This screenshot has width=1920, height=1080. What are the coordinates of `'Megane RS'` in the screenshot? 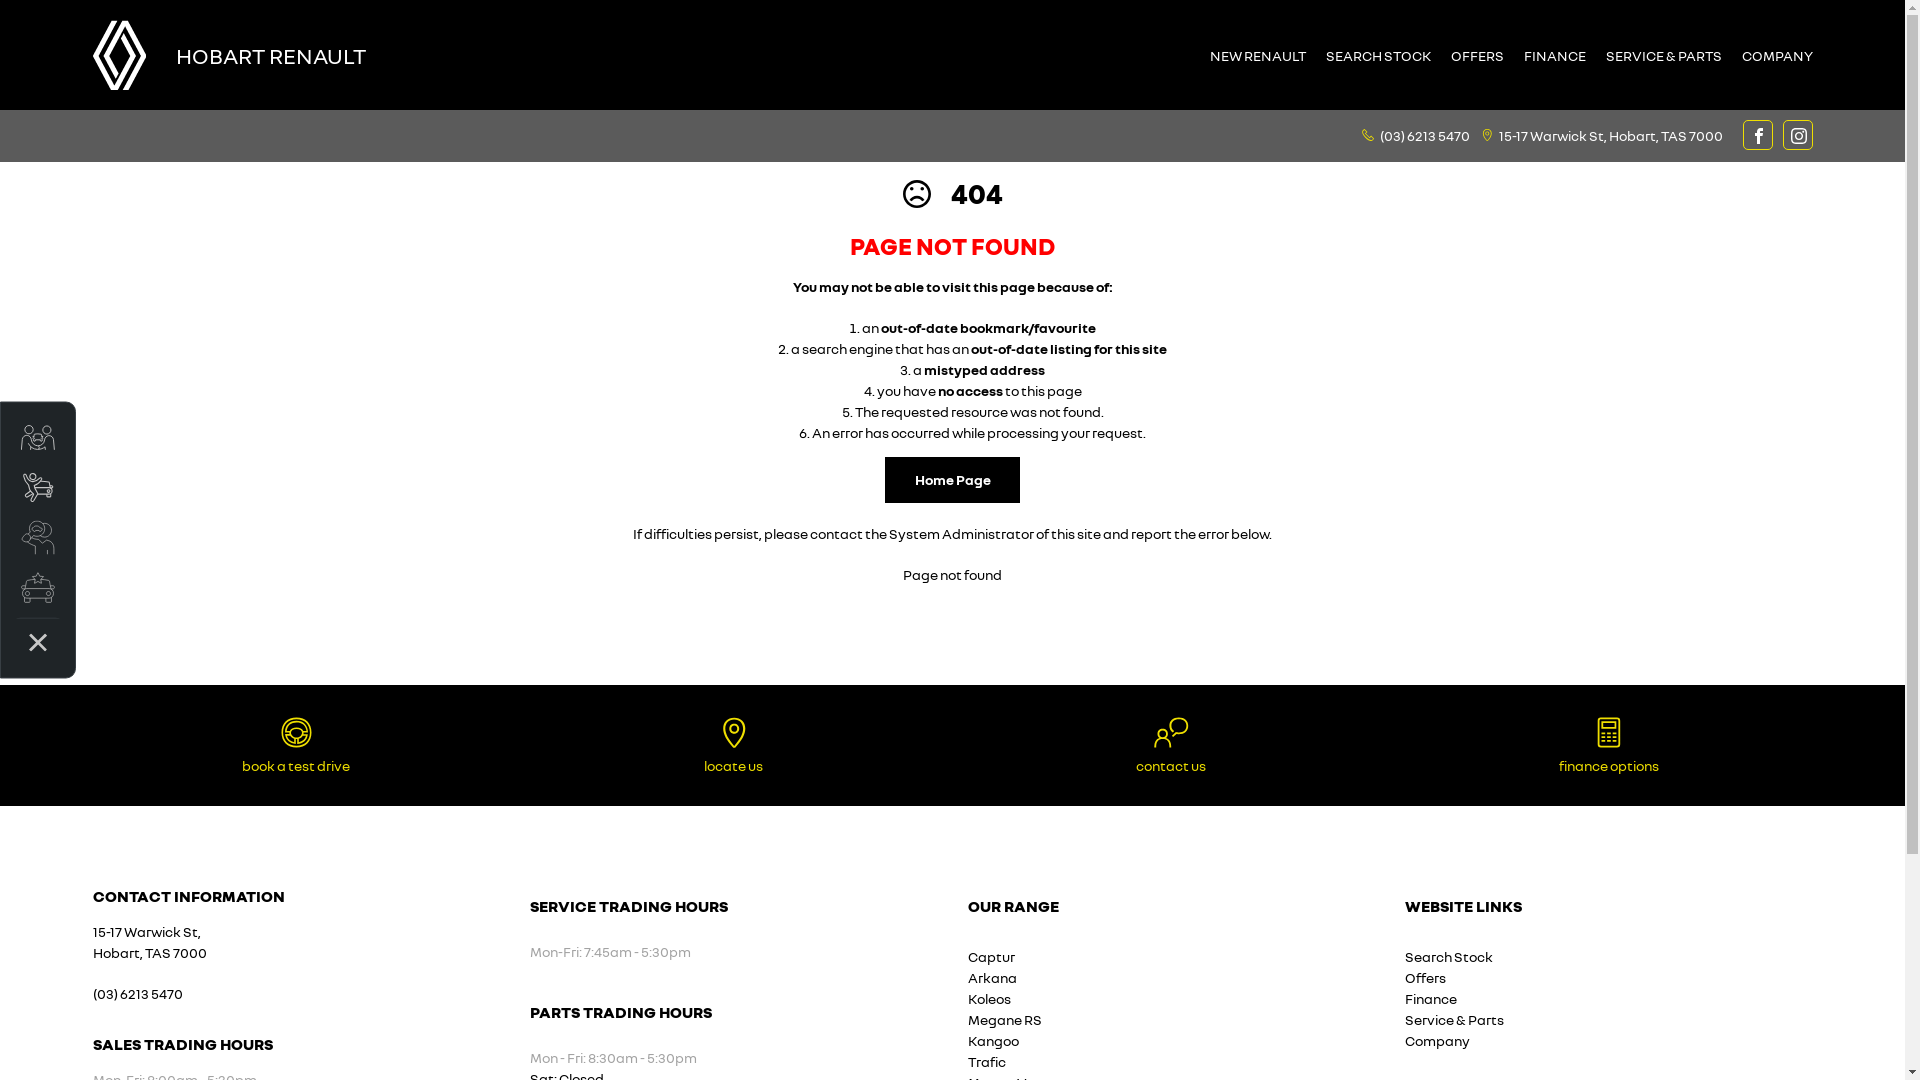 It's located at (1004, 1019).